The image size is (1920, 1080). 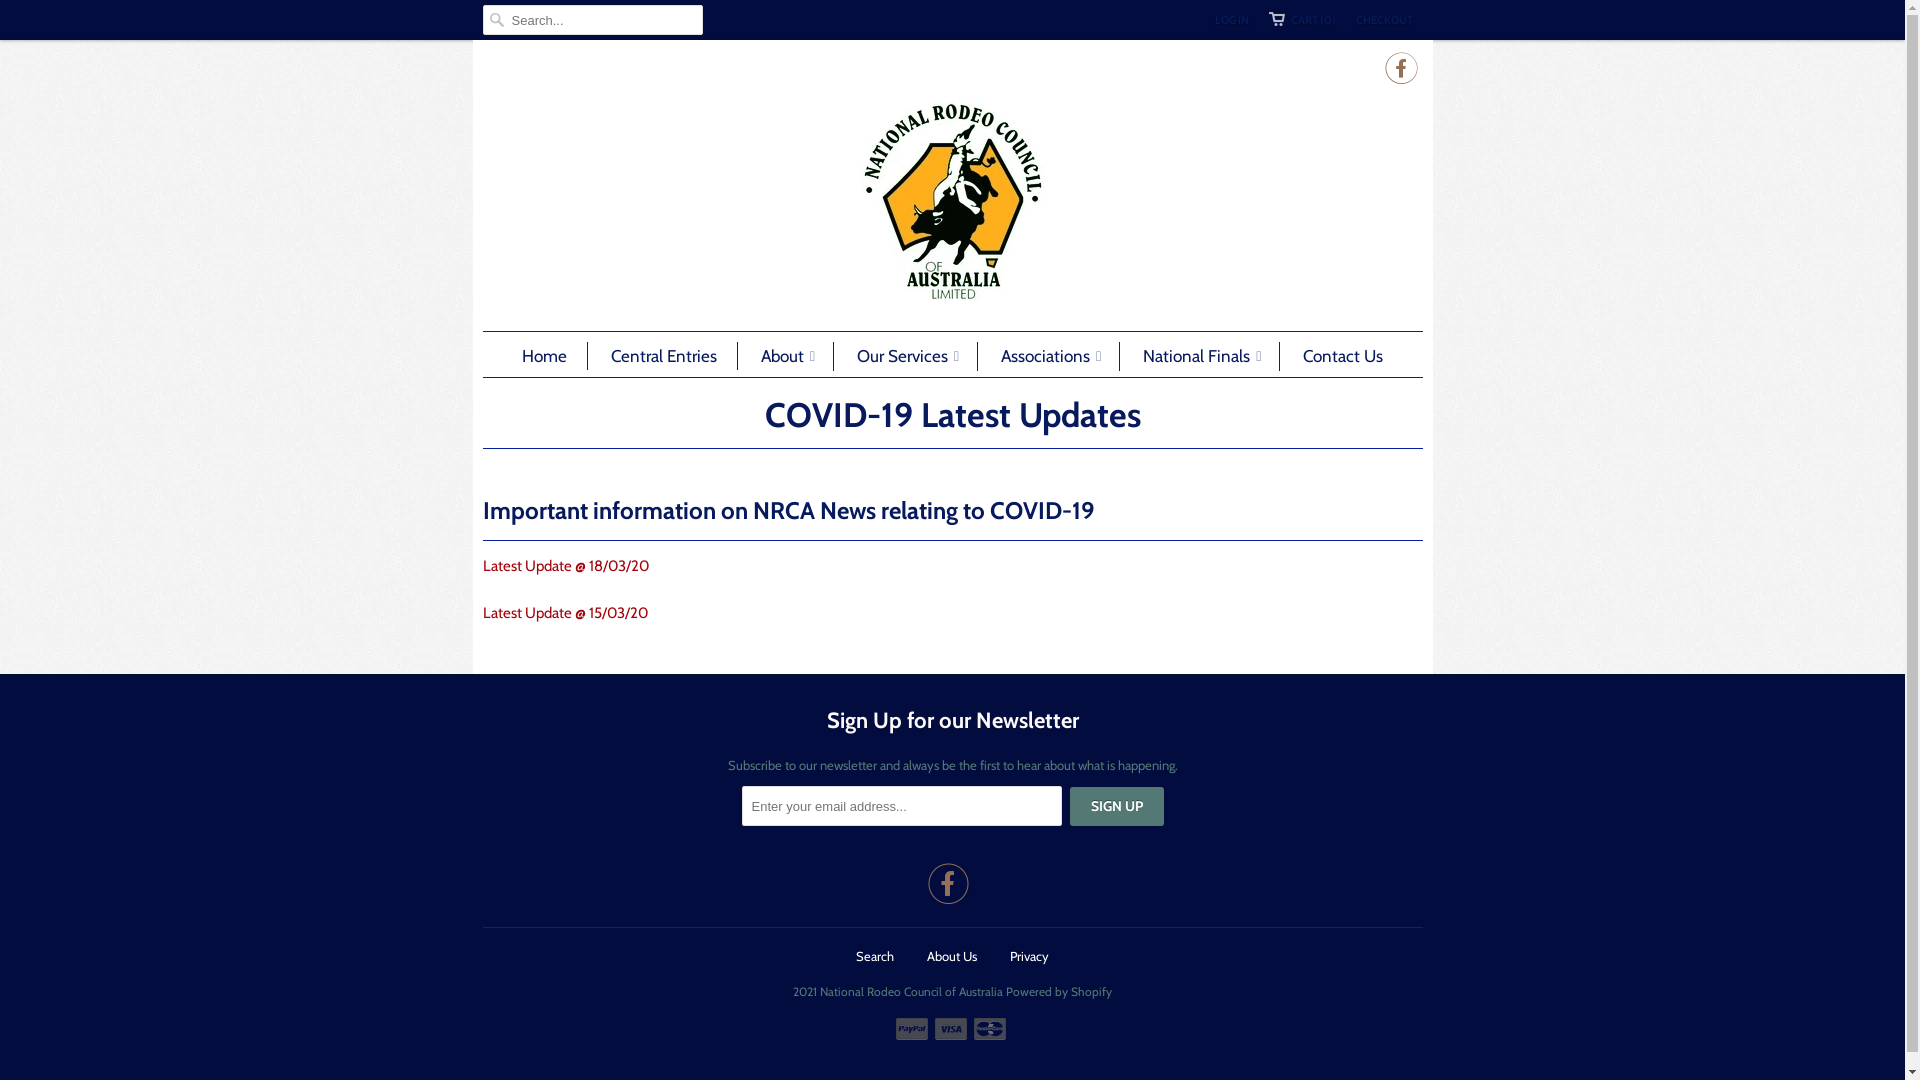 I want to click on 'Search', so click(x=874, y=955).